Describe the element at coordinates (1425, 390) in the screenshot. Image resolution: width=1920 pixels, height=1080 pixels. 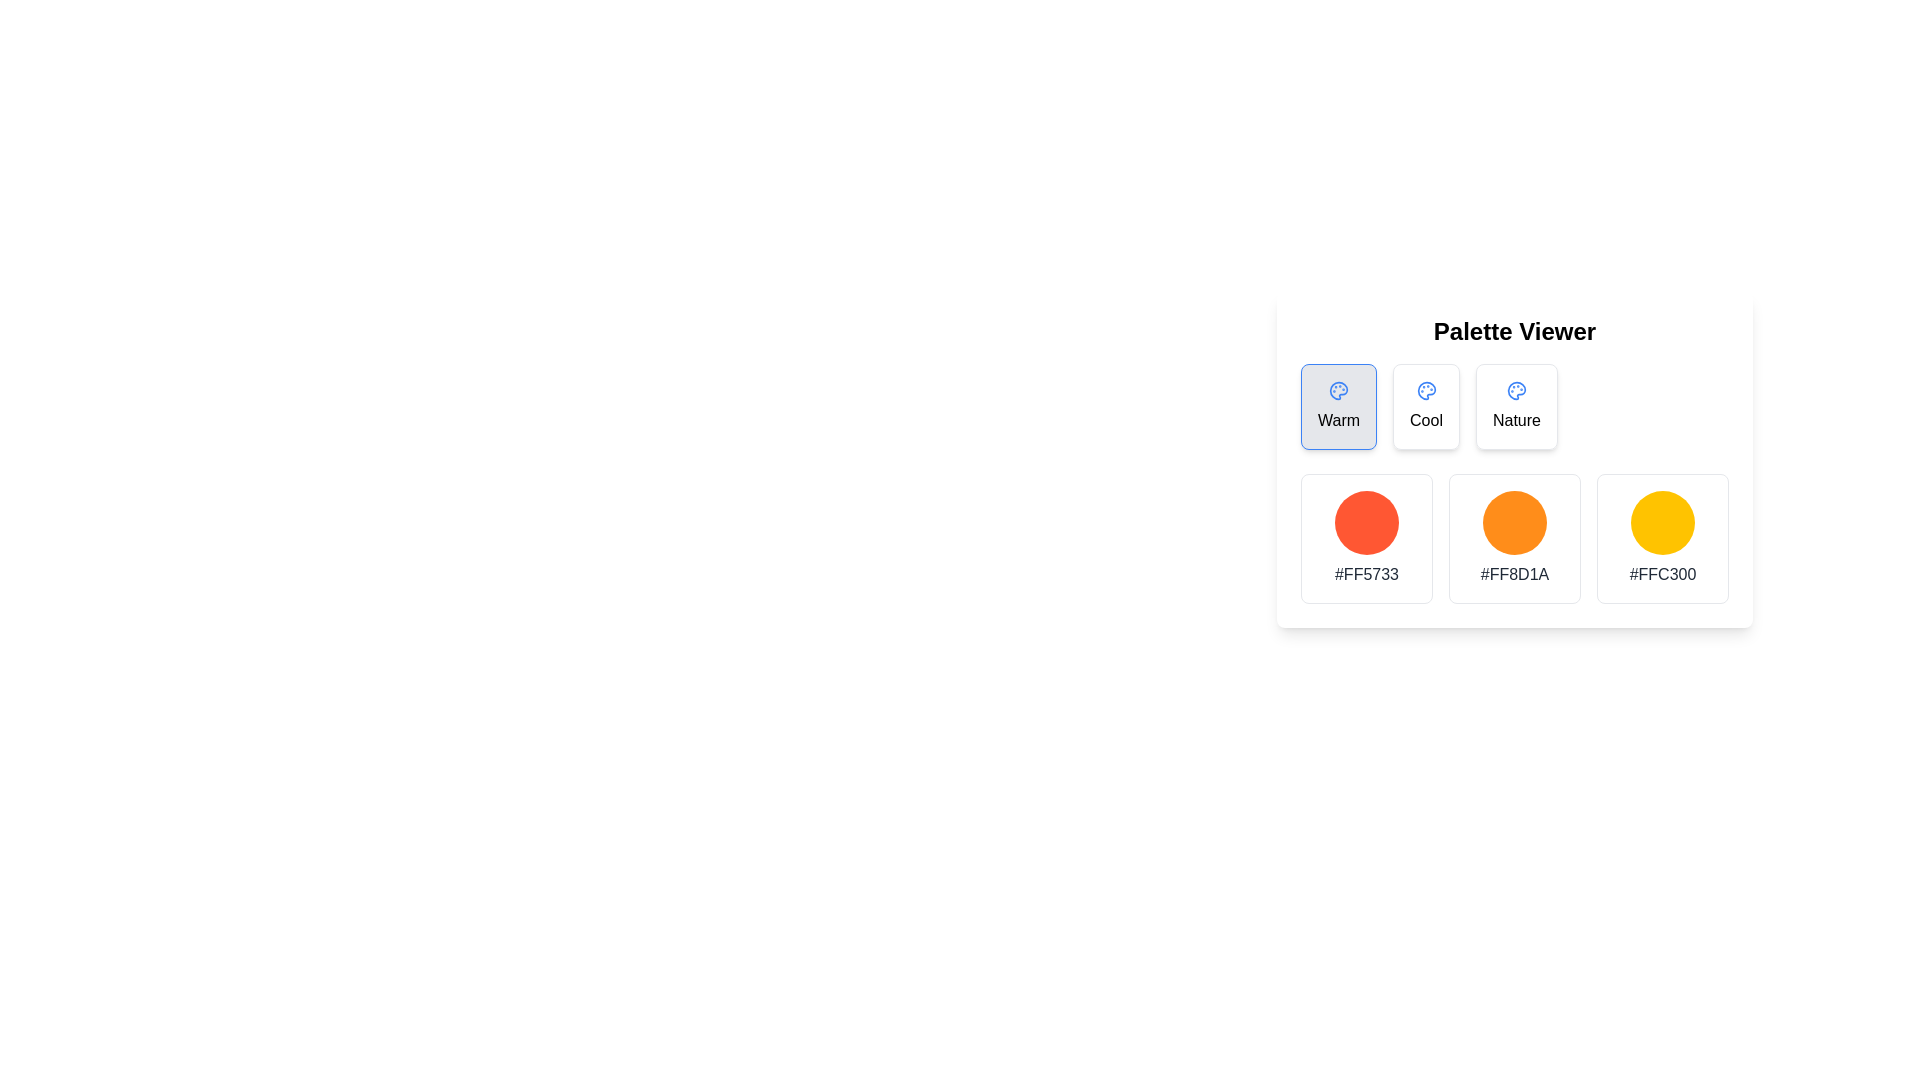
I see `the 'Cool' theme icon located in the second position among three card-like buttons labeled 'Warm', 'Cool', and 'Nature'` at that location.